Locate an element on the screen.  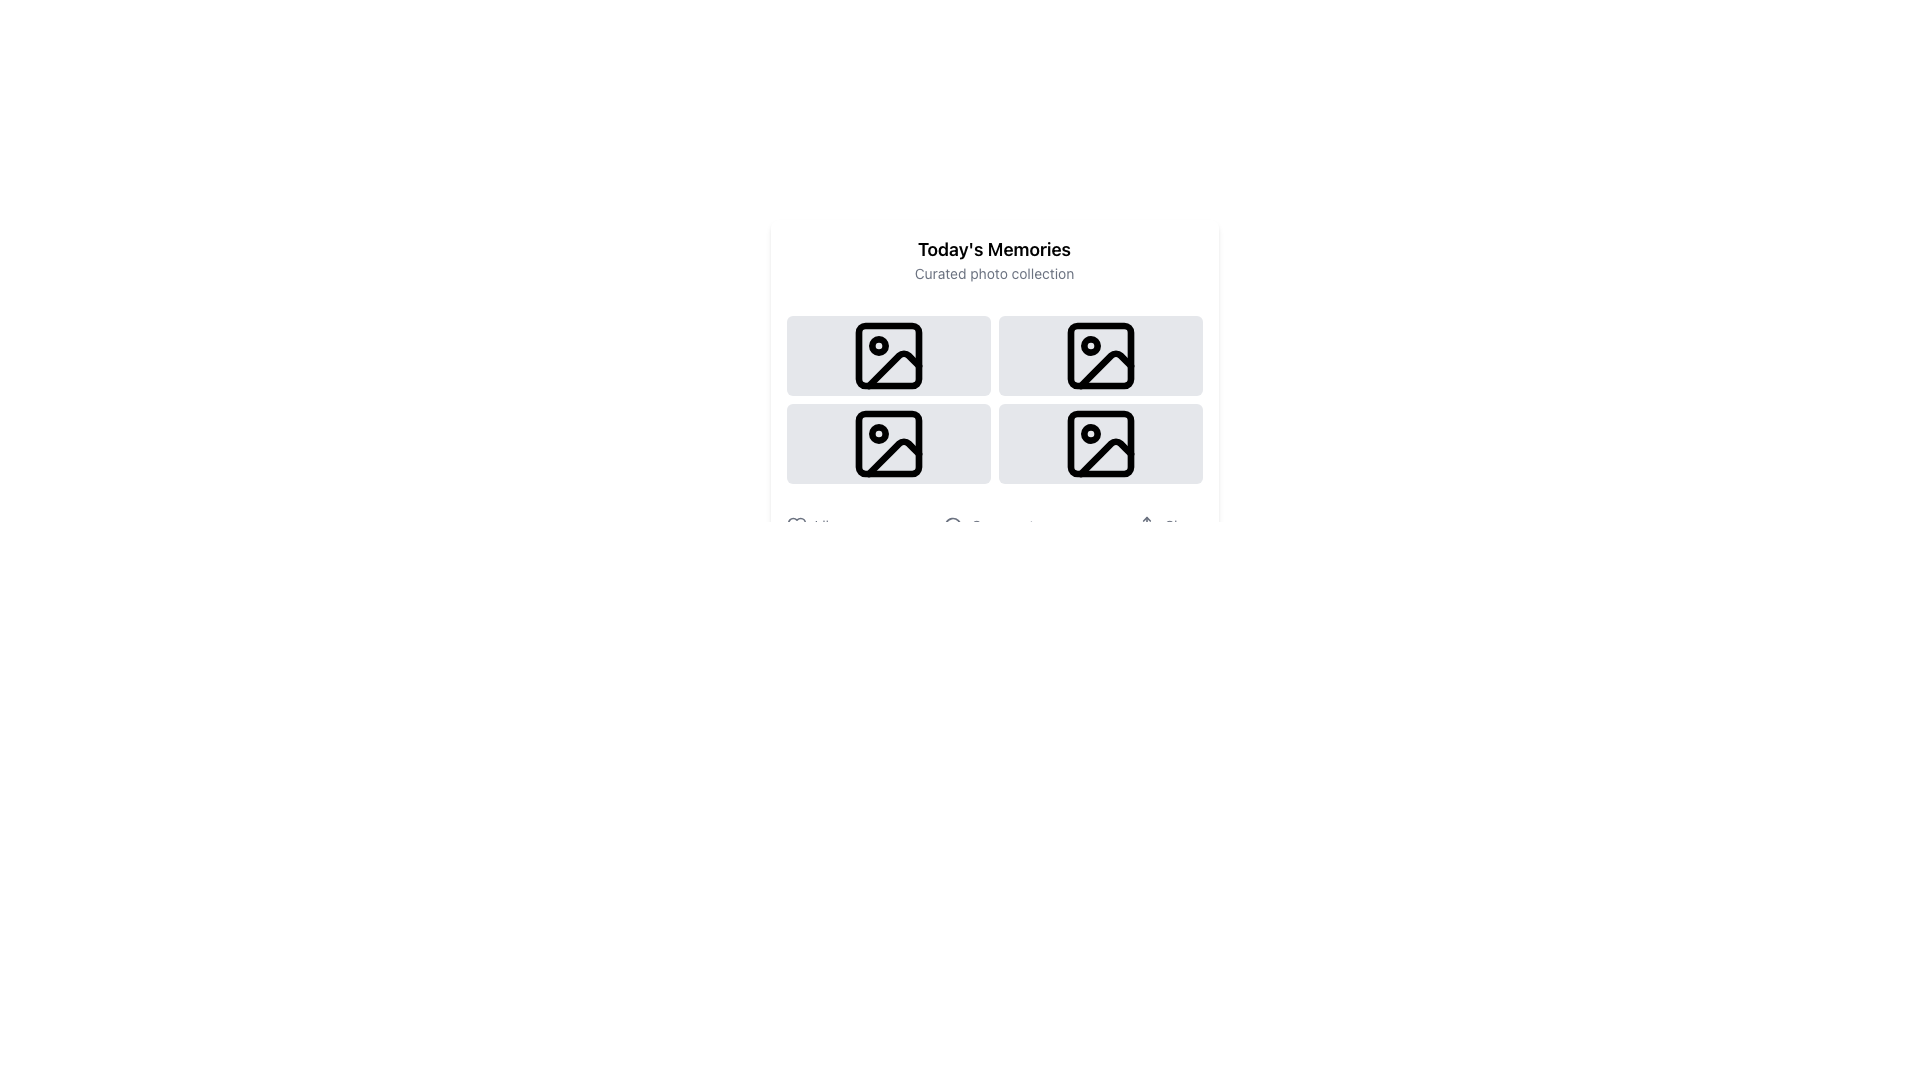
the minimalistic rectangle with rounded corners, outlined in black, located in the bottom-right icon of a 2x2 grid under 'Today's Memories' is located at coordinates (1099, 442).